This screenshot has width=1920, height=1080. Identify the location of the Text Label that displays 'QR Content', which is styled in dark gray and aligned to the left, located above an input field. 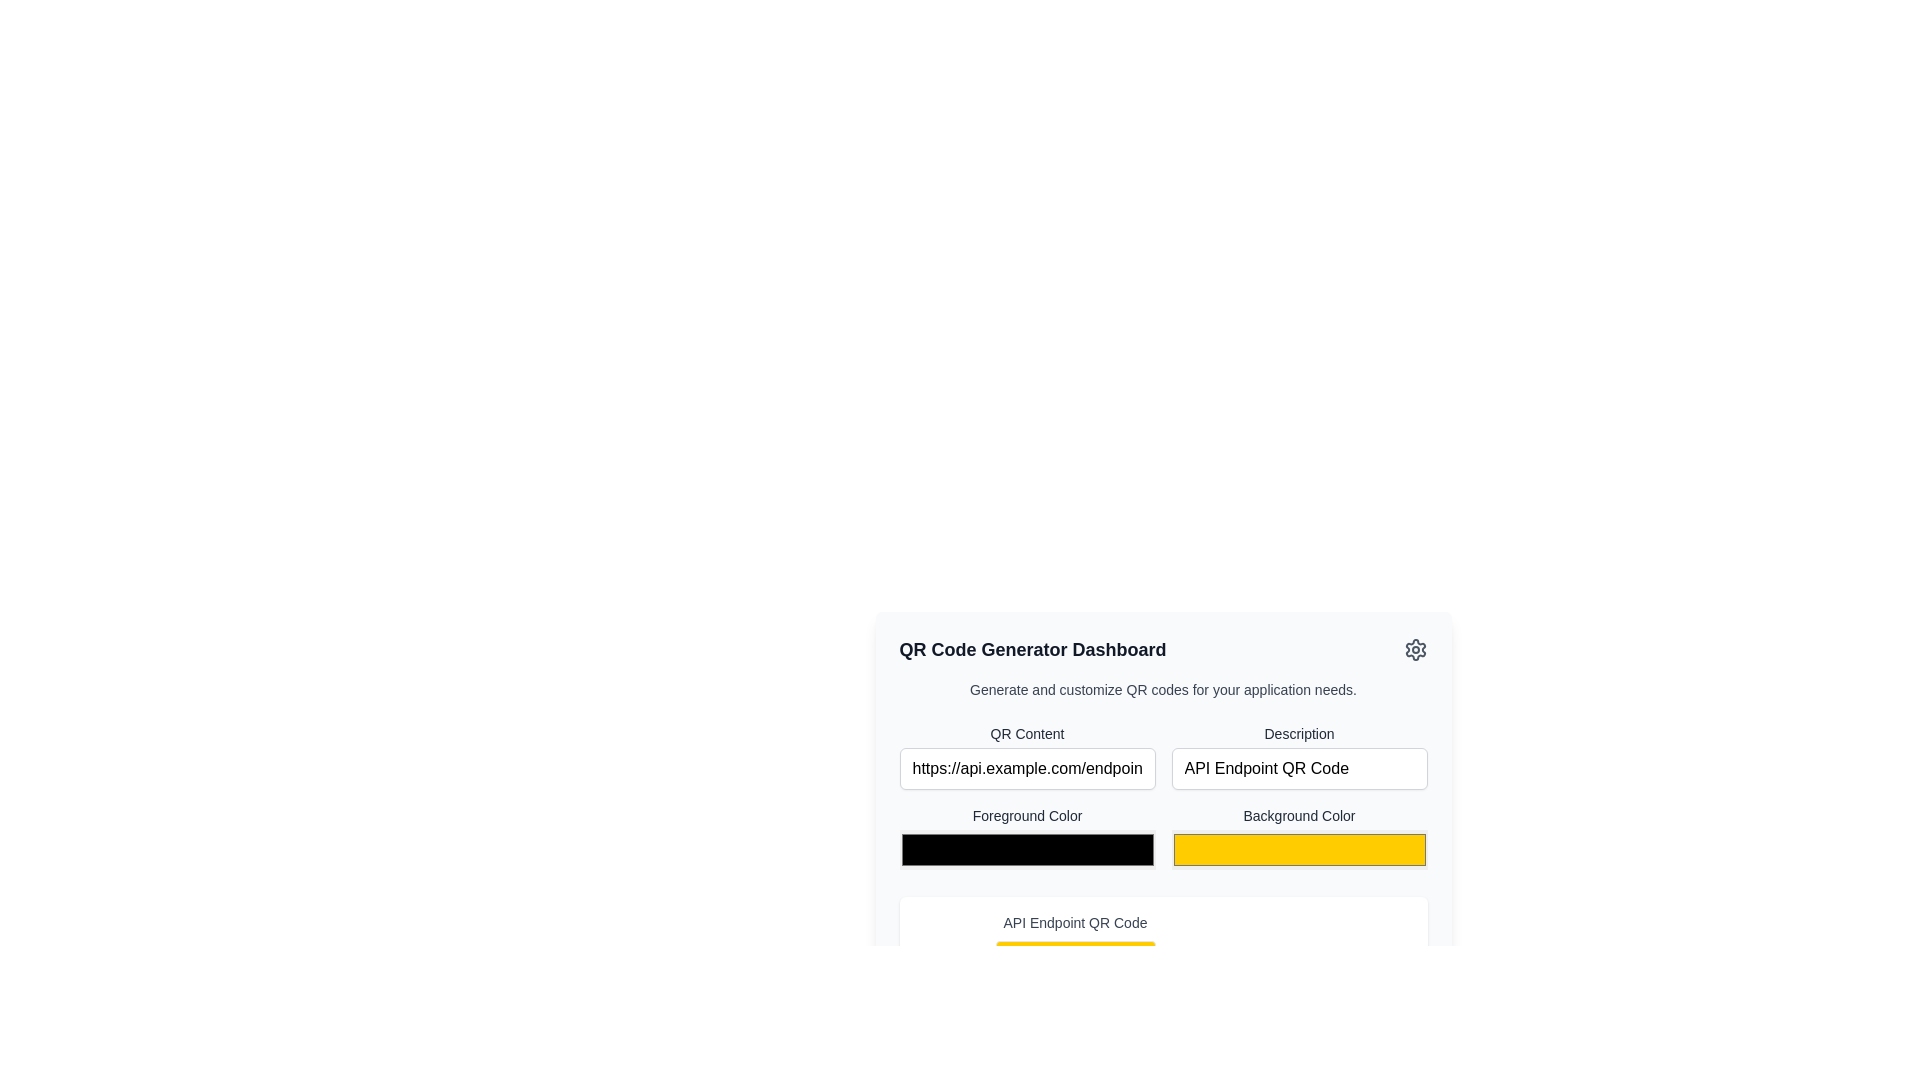
(1027, 733).